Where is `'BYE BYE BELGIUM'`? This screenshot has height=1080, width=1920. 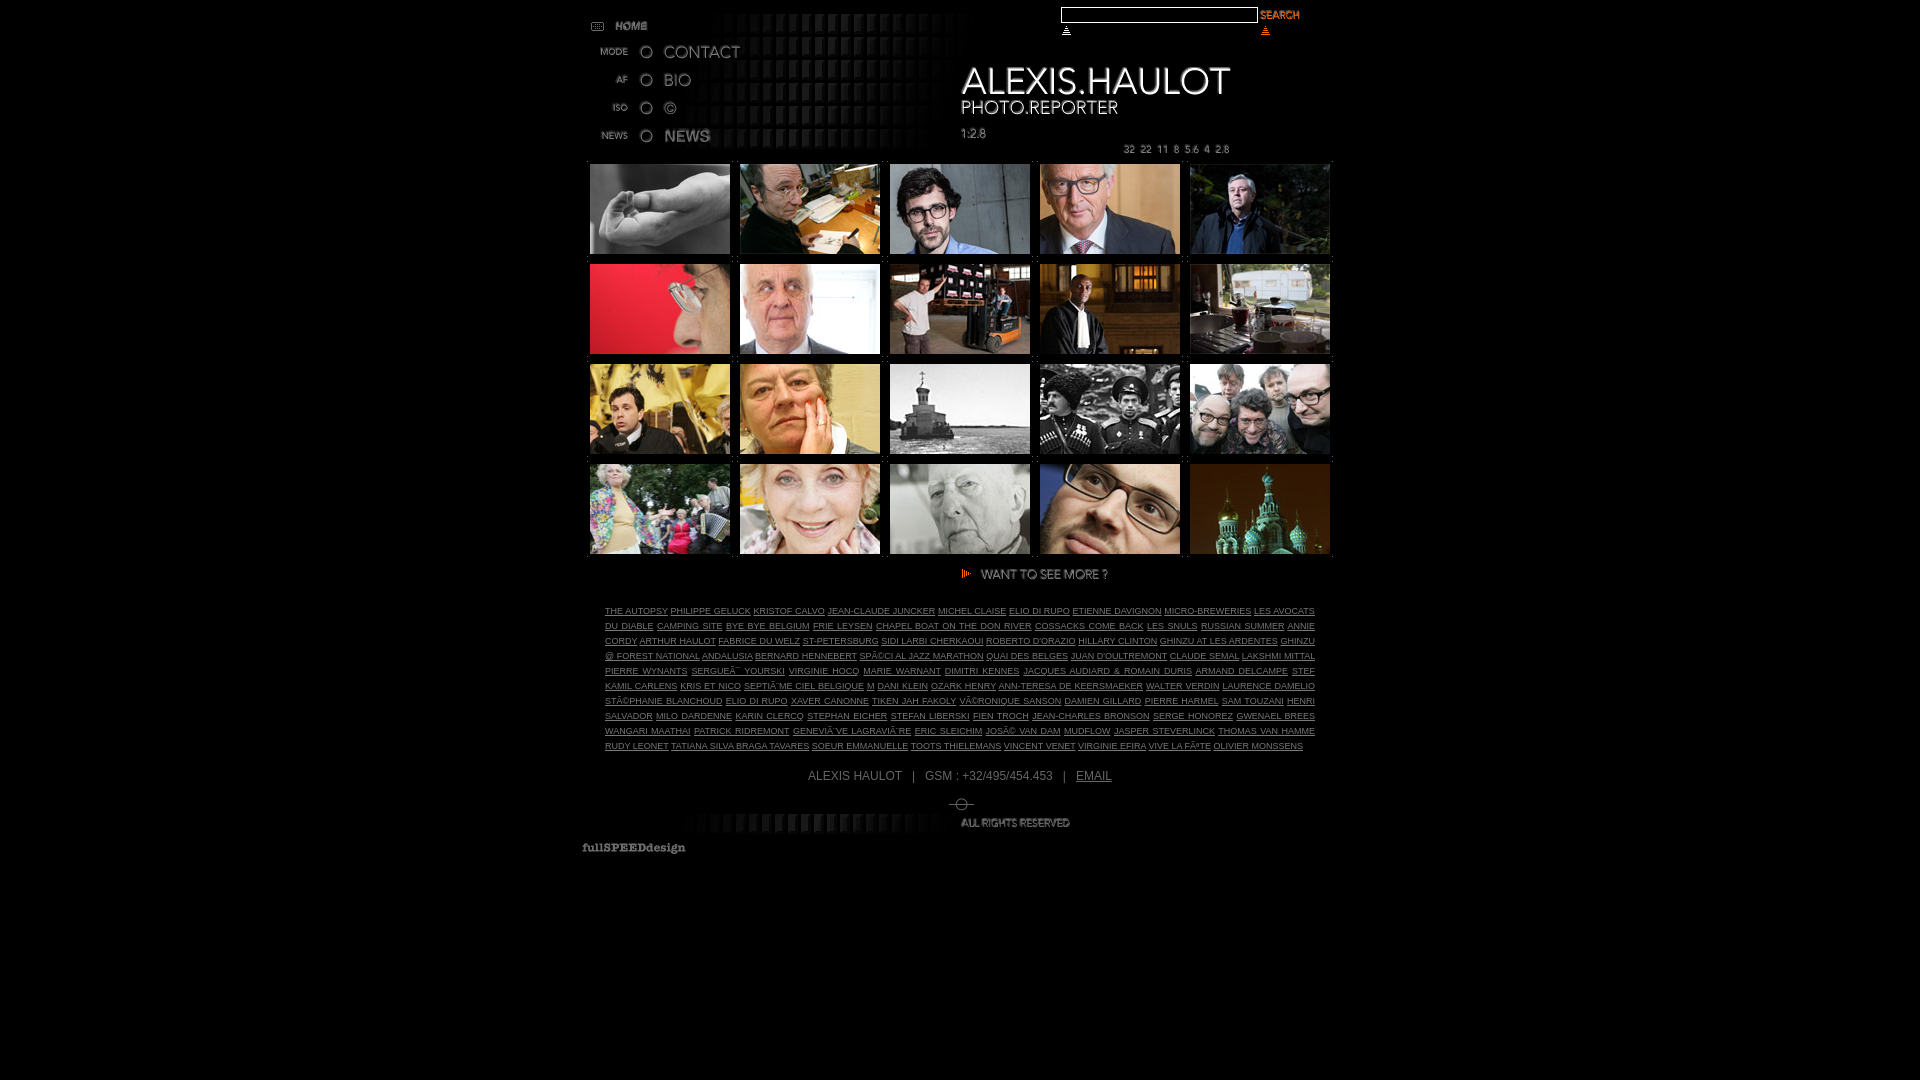 'BYE BYE BELGIUM' is located at coordinates (766, 624).